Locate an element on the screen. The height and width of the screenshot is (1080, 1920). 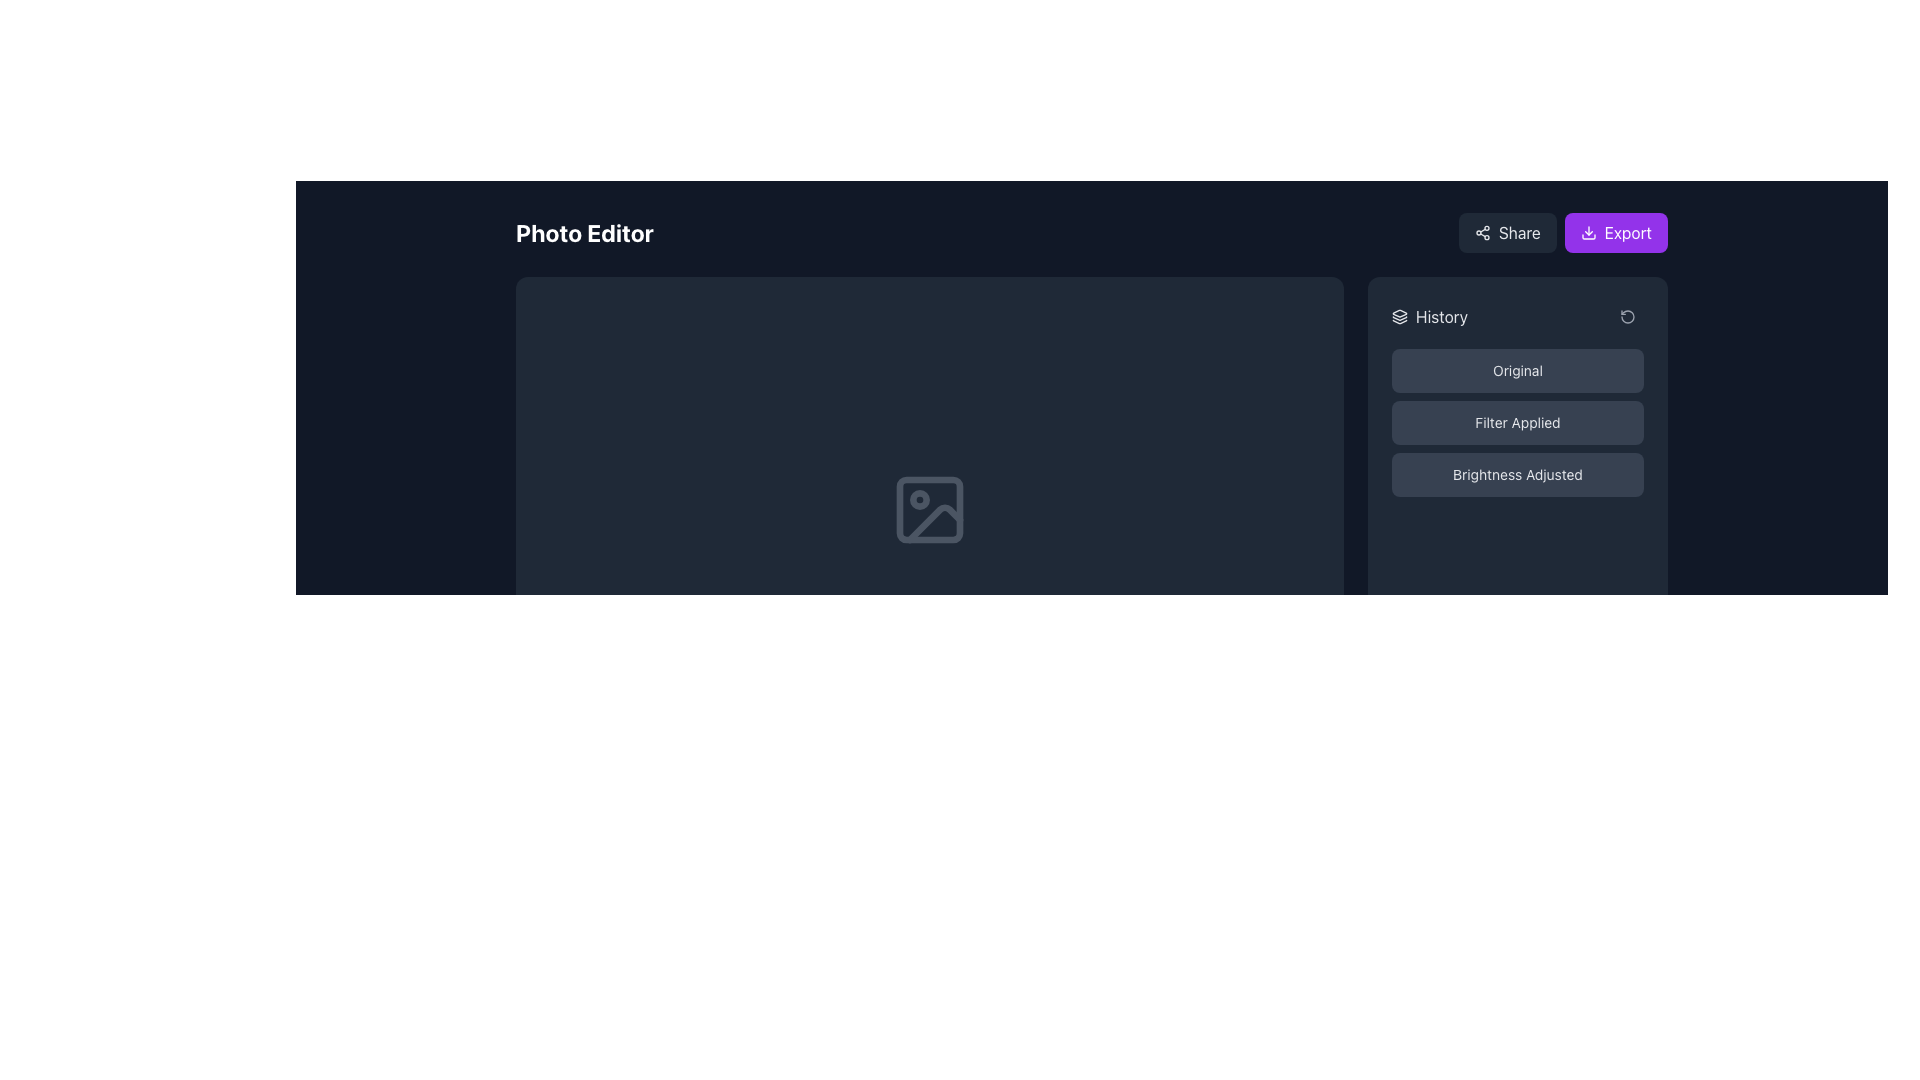
the Interactive placeholder is located at coordinates (929, 508).